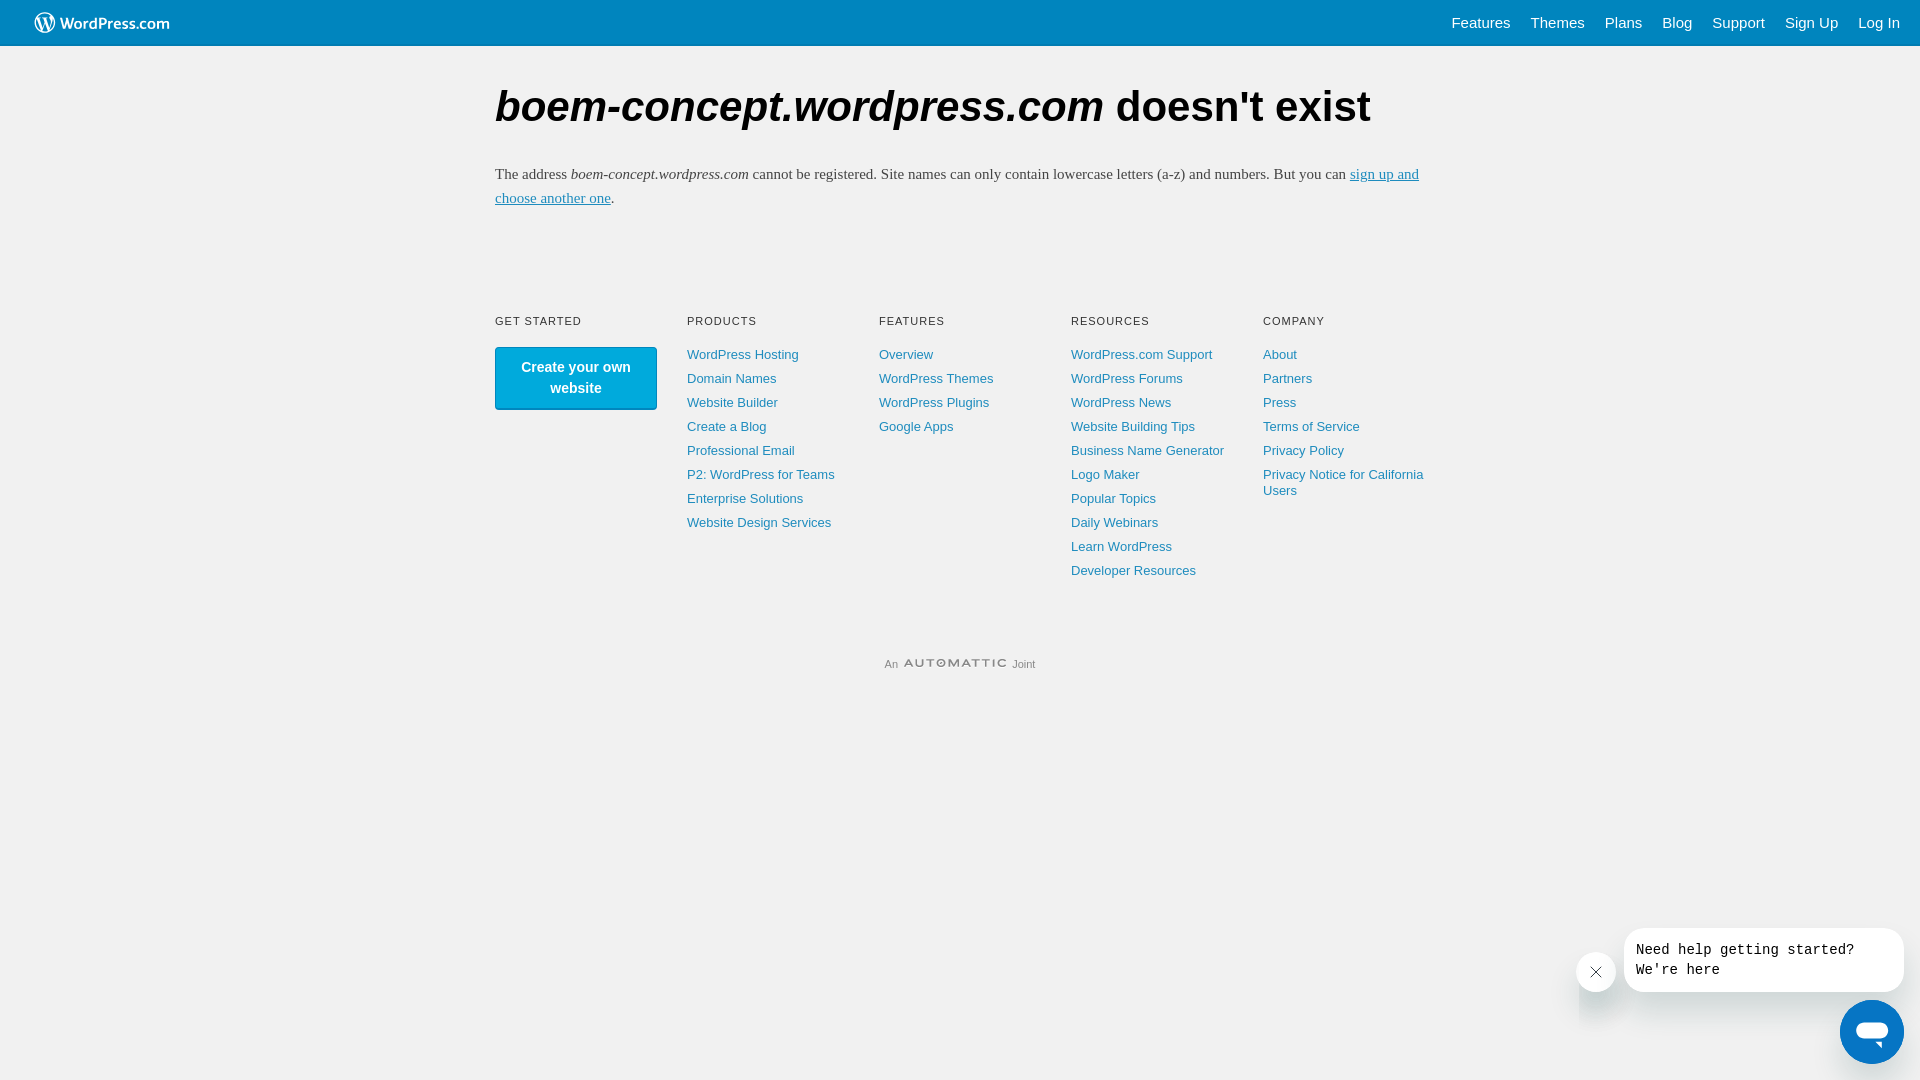 This screenshot has width=1920, height=1080. I want to click on 'Logo Maker', so click(1104, 474).